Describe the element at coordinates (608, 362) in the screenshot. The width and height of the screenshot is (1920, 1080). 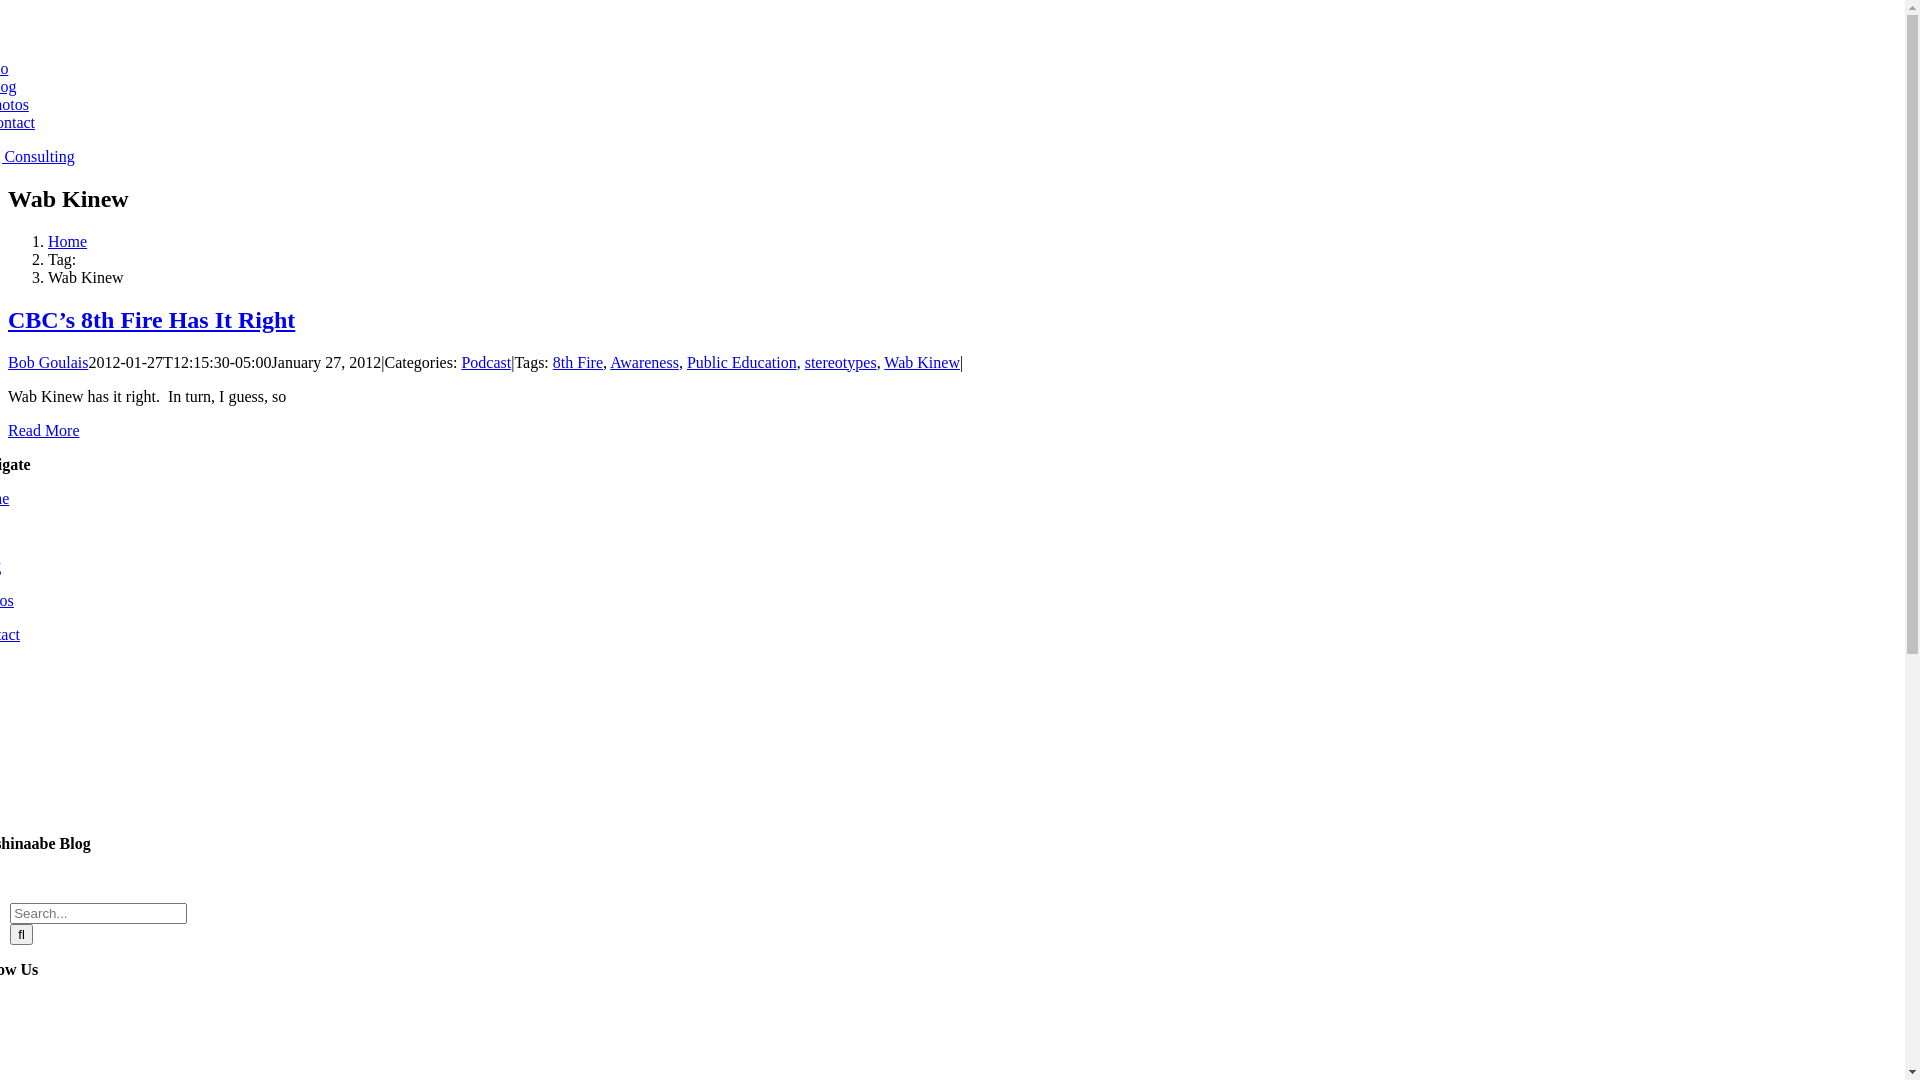
I see `'Awareness'` at that location.